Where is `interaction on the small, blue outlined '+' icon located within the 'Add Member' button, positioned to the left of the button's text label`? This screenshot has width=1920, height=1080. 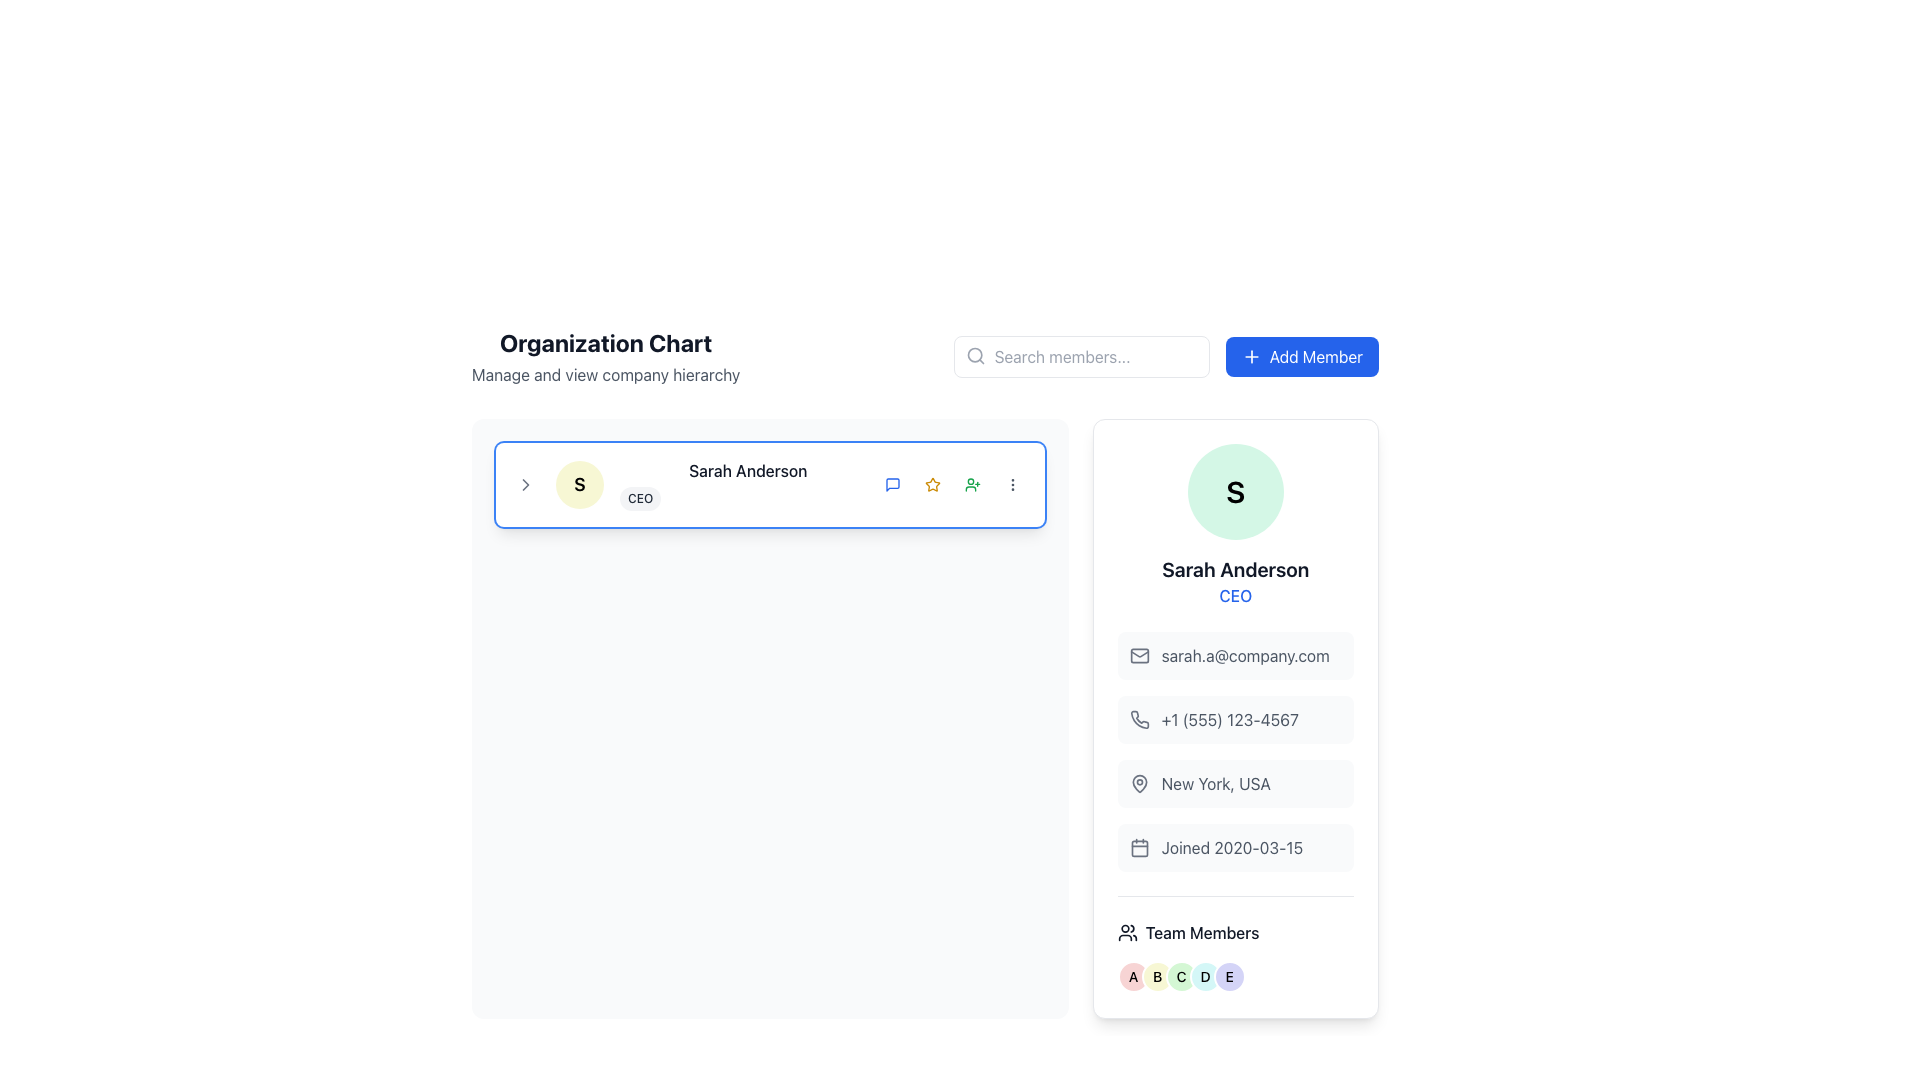 interaction on the small, blue outlined '+' icon located within the 'Add Member' button, positioned to the left of the button's text label is located at coordinates (1250, 356).